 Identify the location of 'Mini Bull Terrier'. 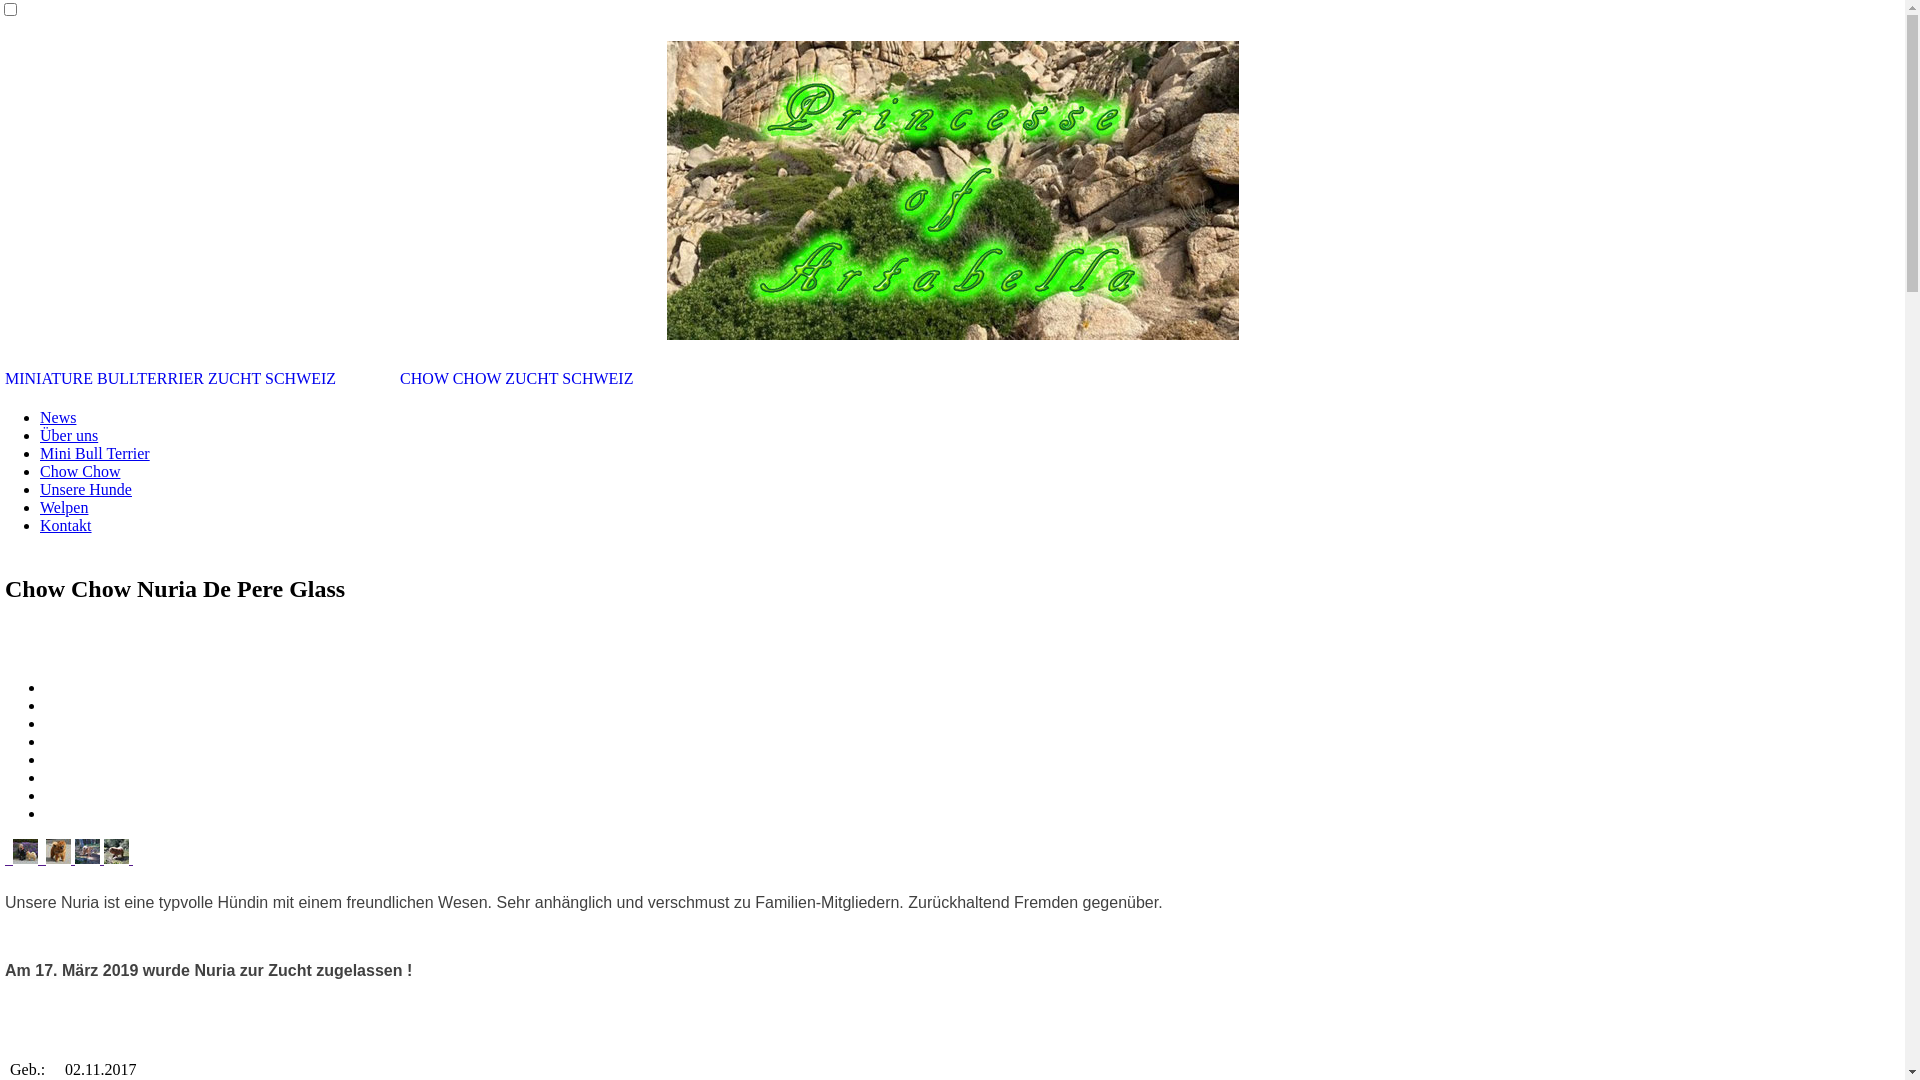
(94, 453).